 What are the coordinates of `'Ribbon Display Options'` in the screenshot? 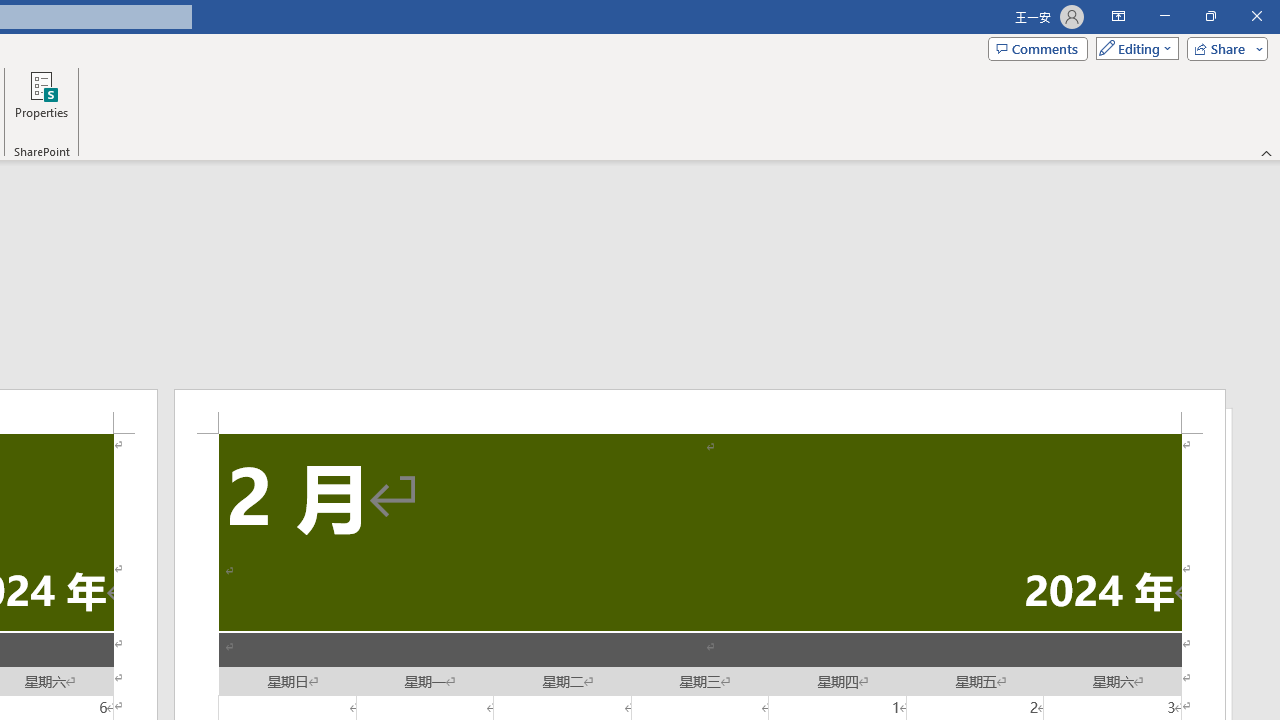 It's located at (1117, 16).